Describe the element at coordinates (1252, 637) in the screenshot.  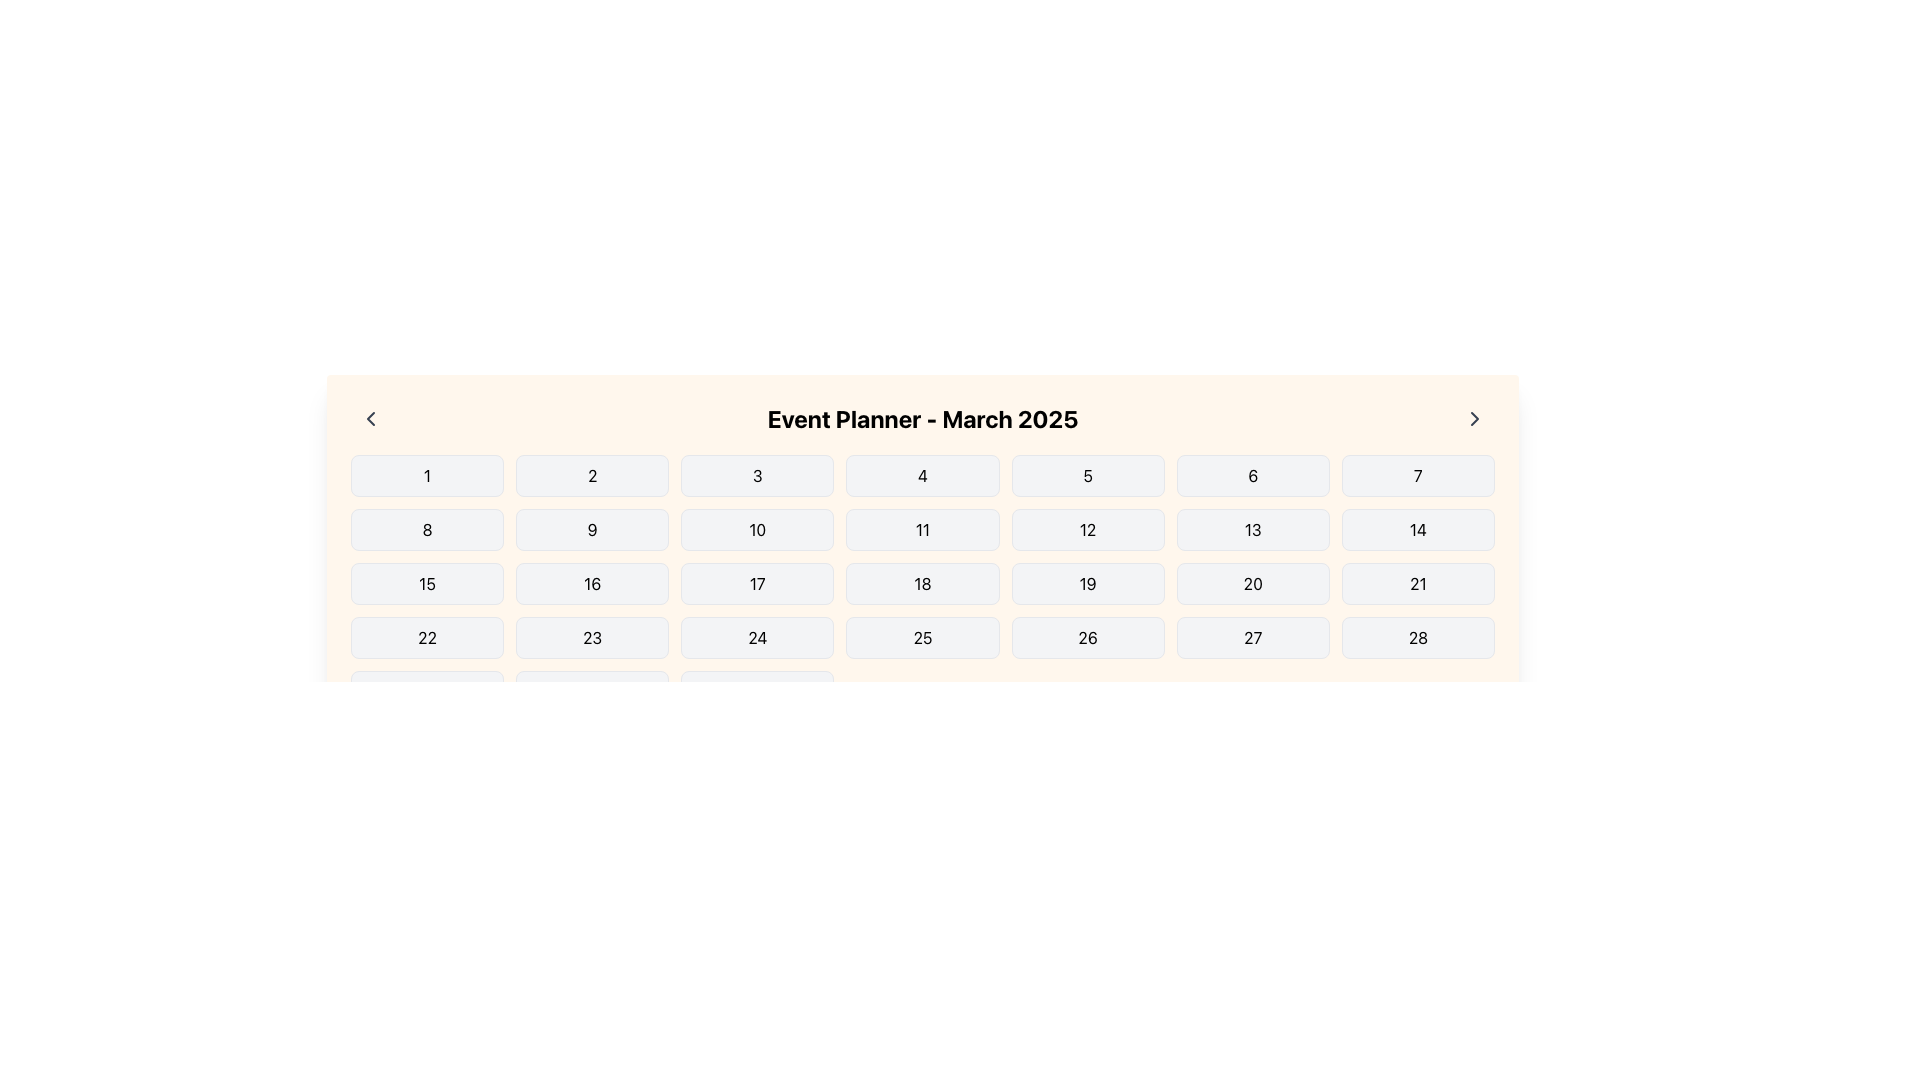
I see `the date selection button representing the date '27' in the calendar view` at that location.